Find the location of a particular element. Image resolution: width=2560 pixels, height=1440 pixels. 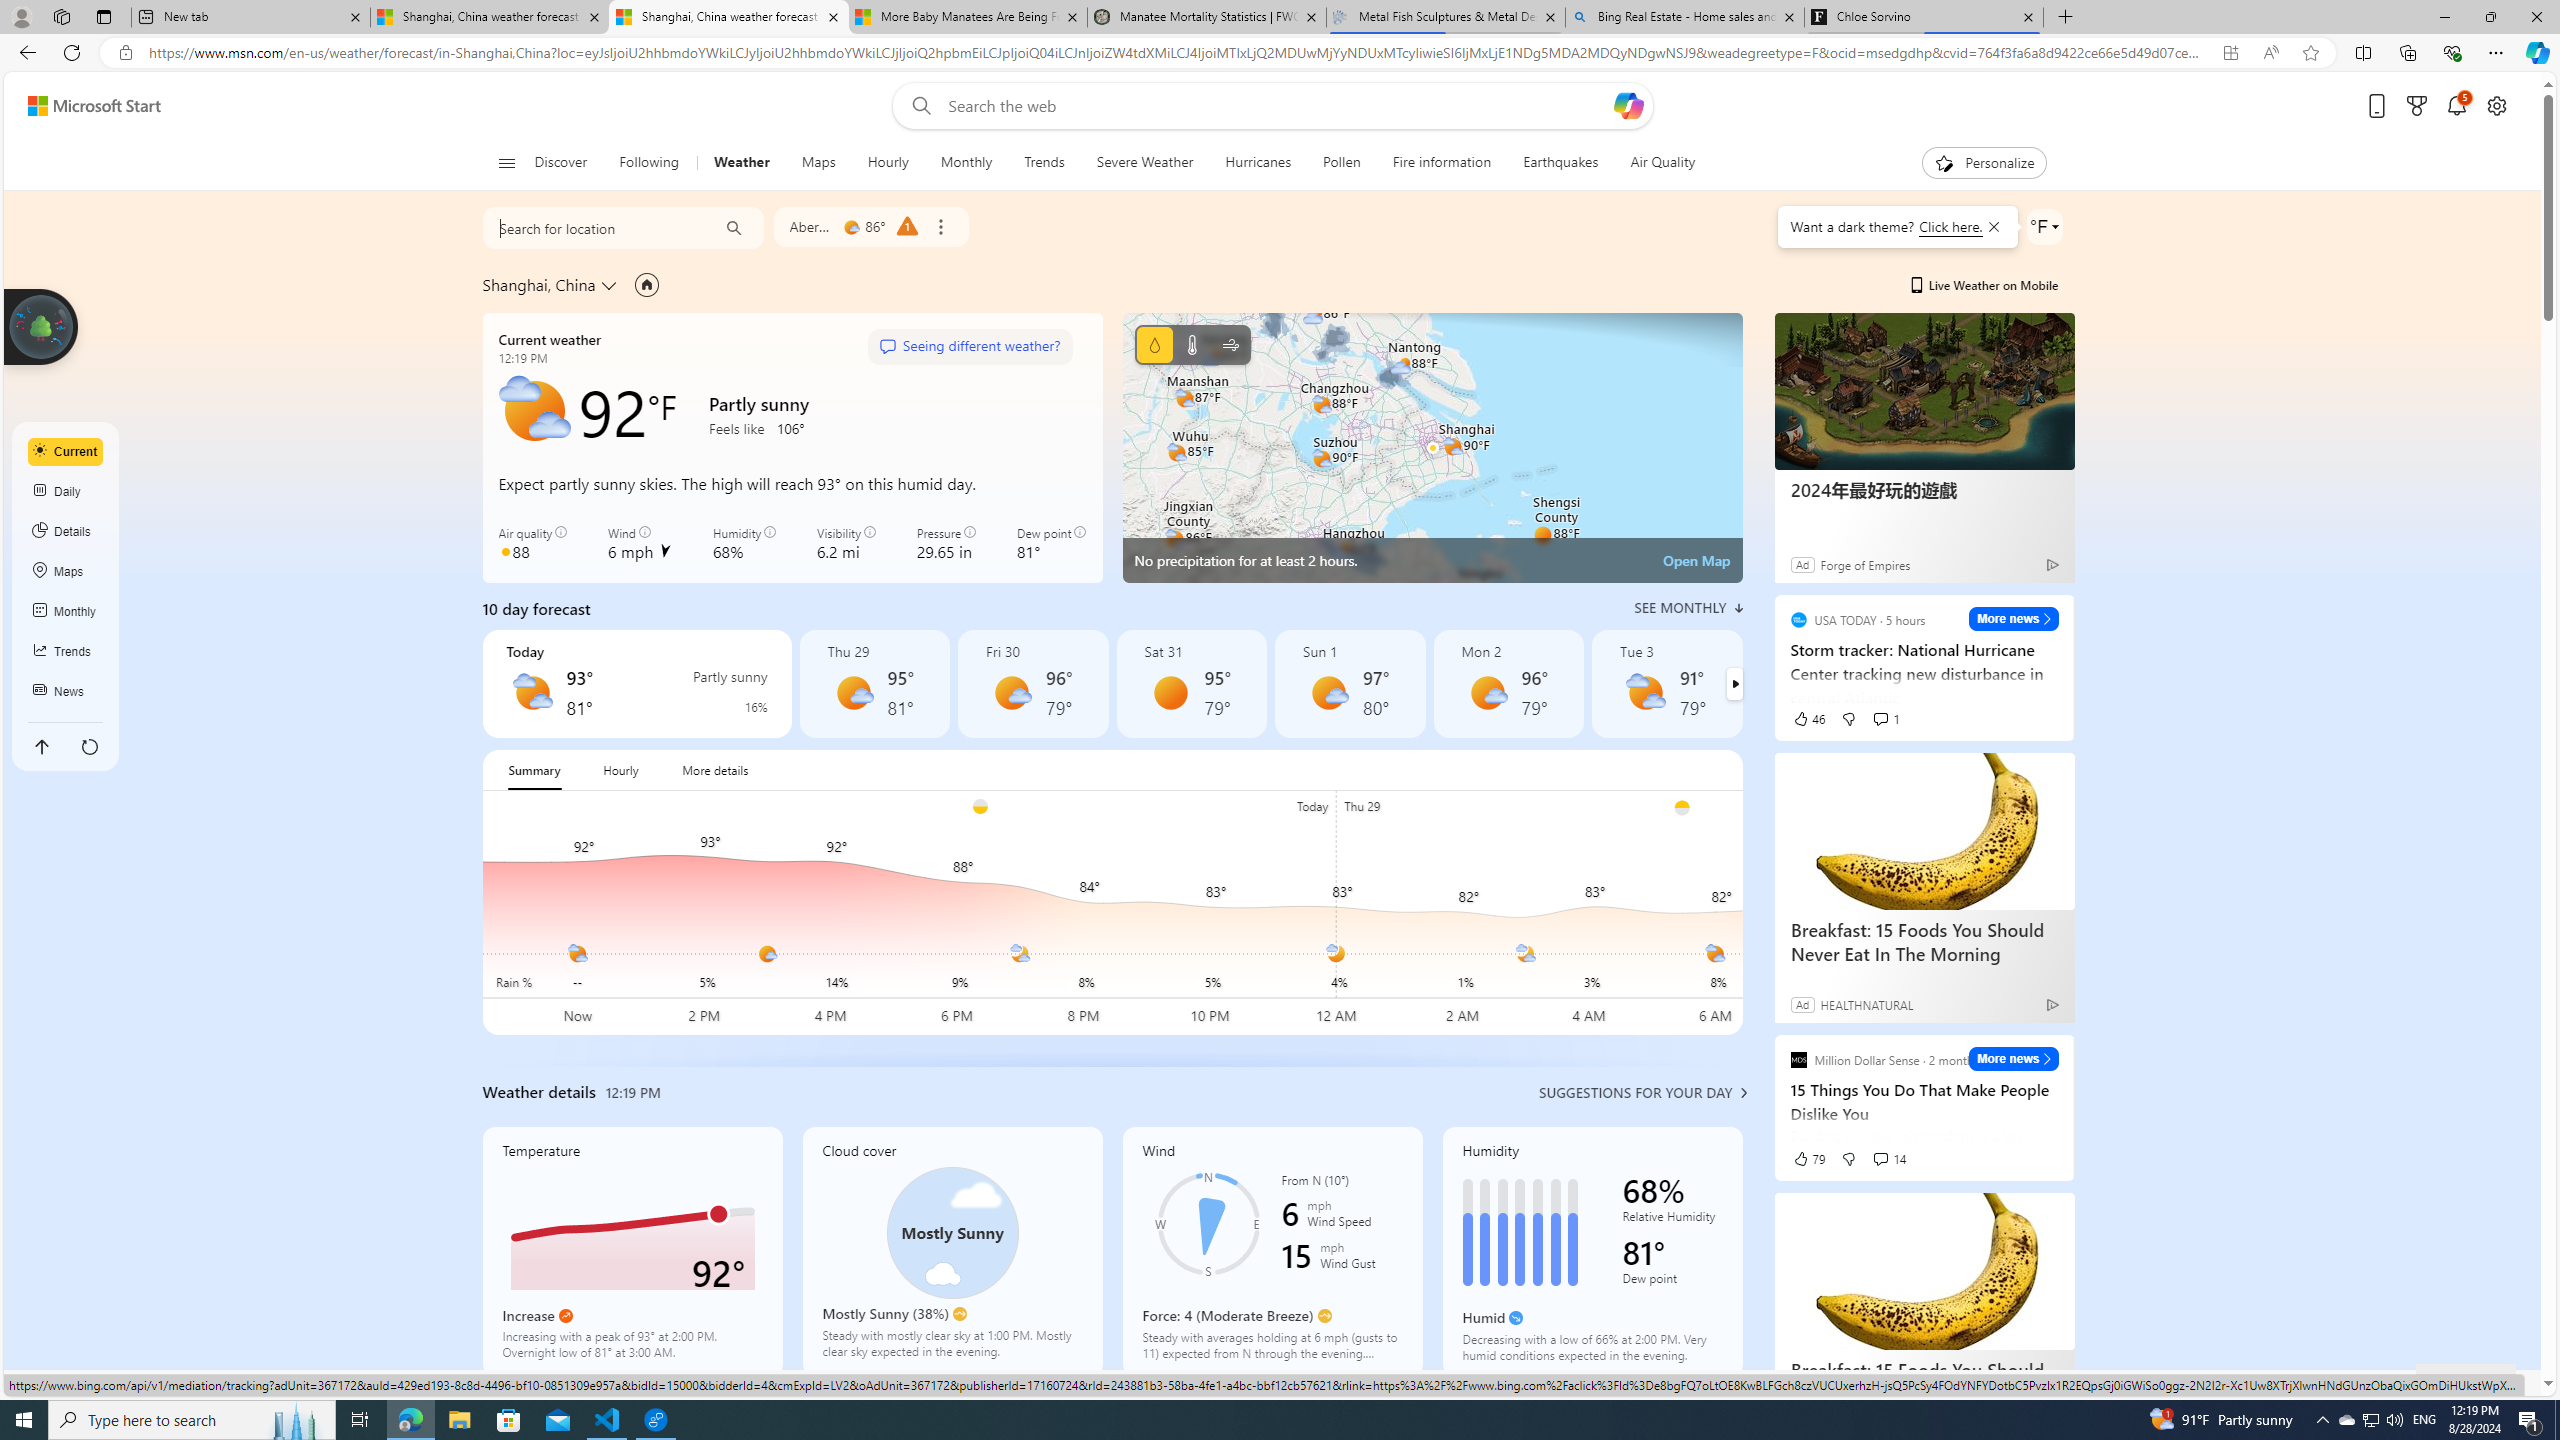

'More details' is located at coordinates (714, 769).